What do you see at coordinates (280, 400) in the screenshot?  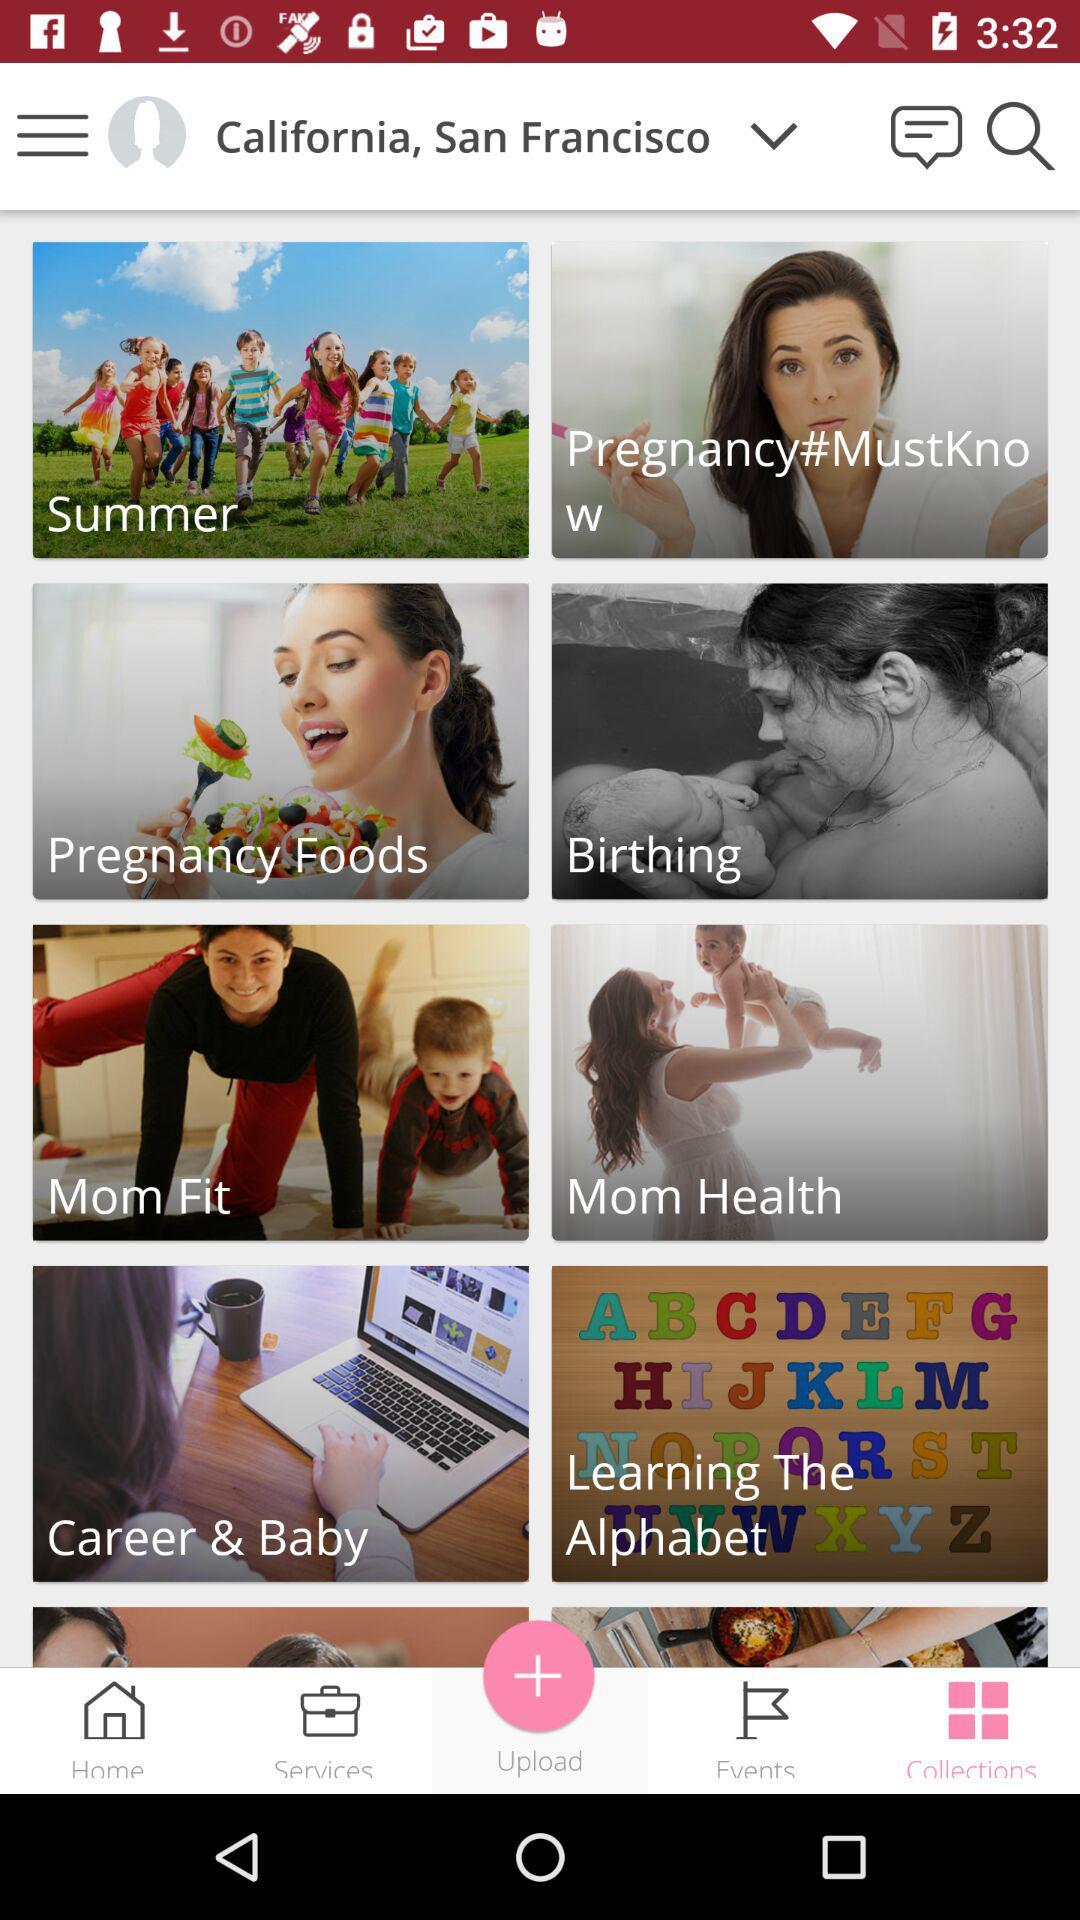 I see `summer` at bounding box center [280, 400].